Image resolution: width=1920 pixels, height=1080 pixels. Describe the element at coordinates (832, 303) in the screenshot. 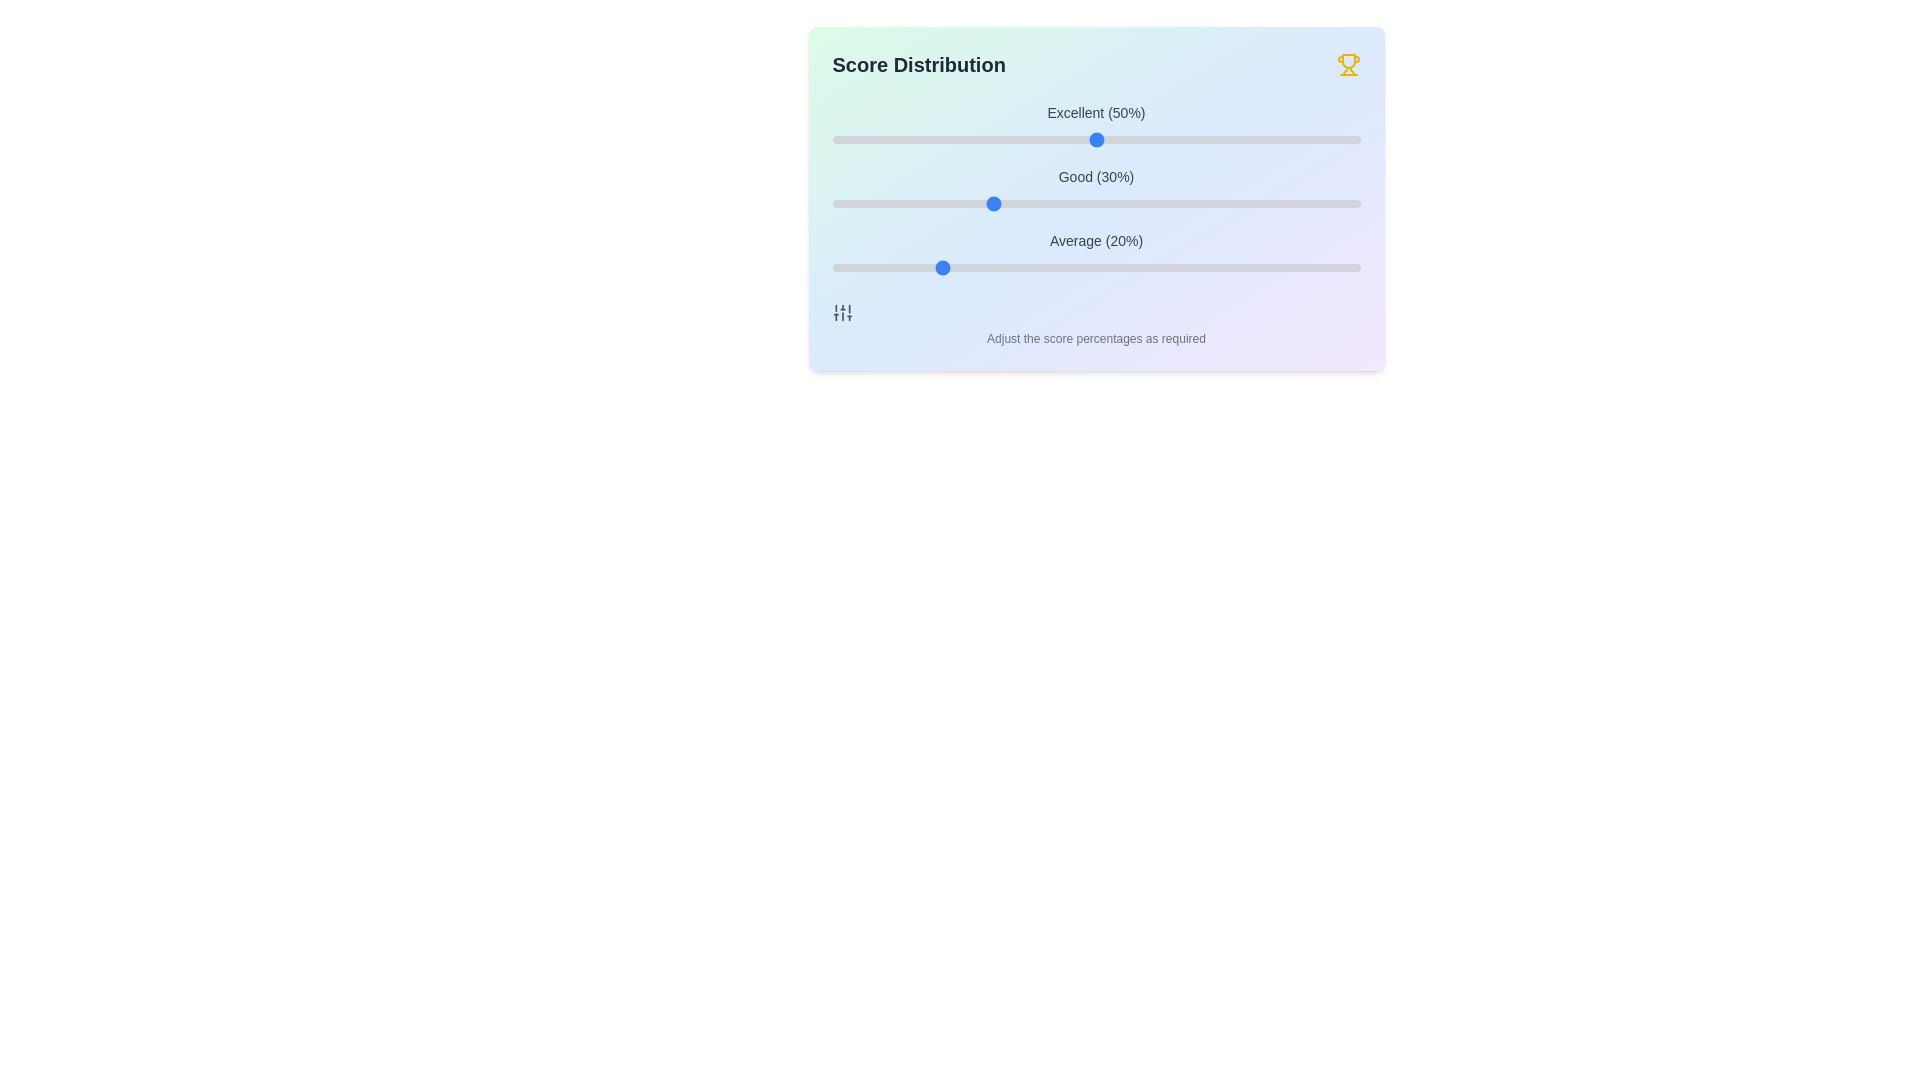

I see `the text 'Adjust the score percentages as required' by selecting it or drawing a visual rectangle around it` at that location.